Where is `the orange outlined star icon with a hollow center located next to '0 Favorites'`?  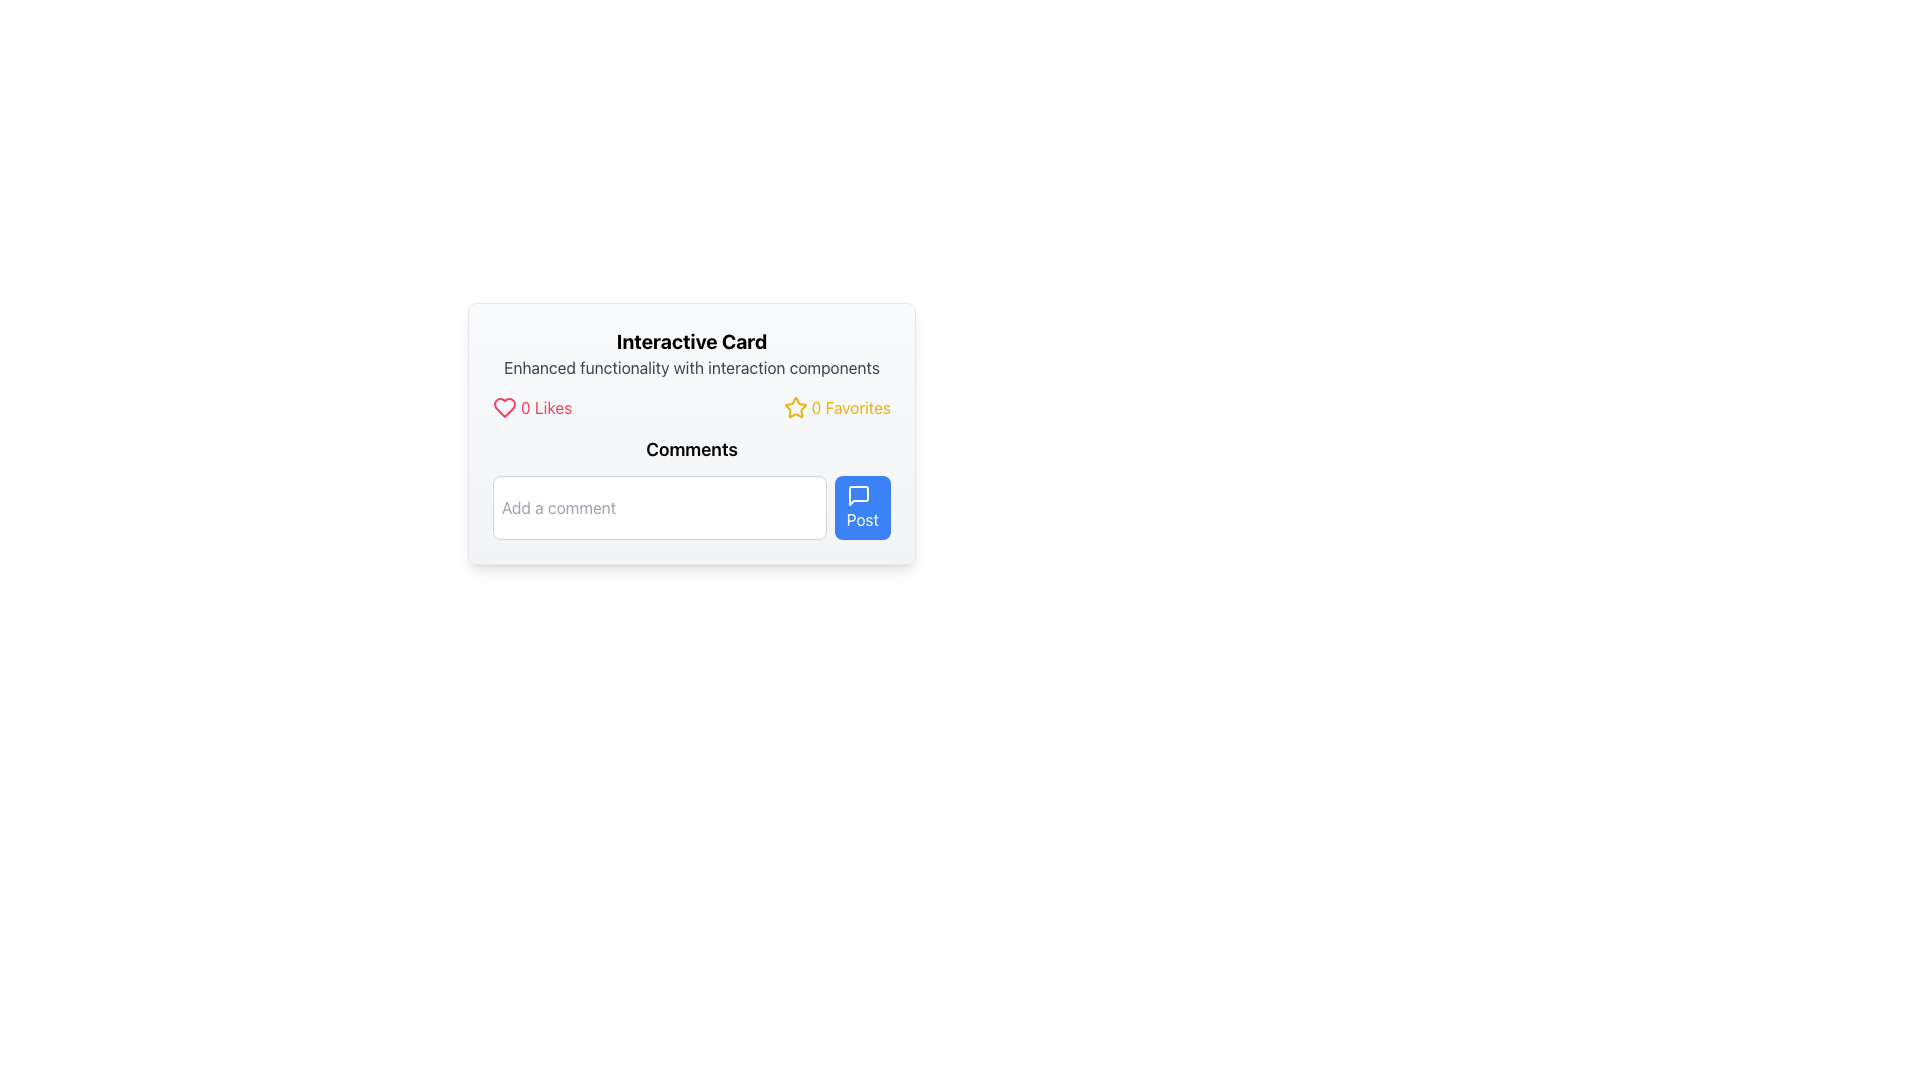 the orange outlined star icon with a hollow center located next to '0 Favorites' is located at coordinates (794, 406).